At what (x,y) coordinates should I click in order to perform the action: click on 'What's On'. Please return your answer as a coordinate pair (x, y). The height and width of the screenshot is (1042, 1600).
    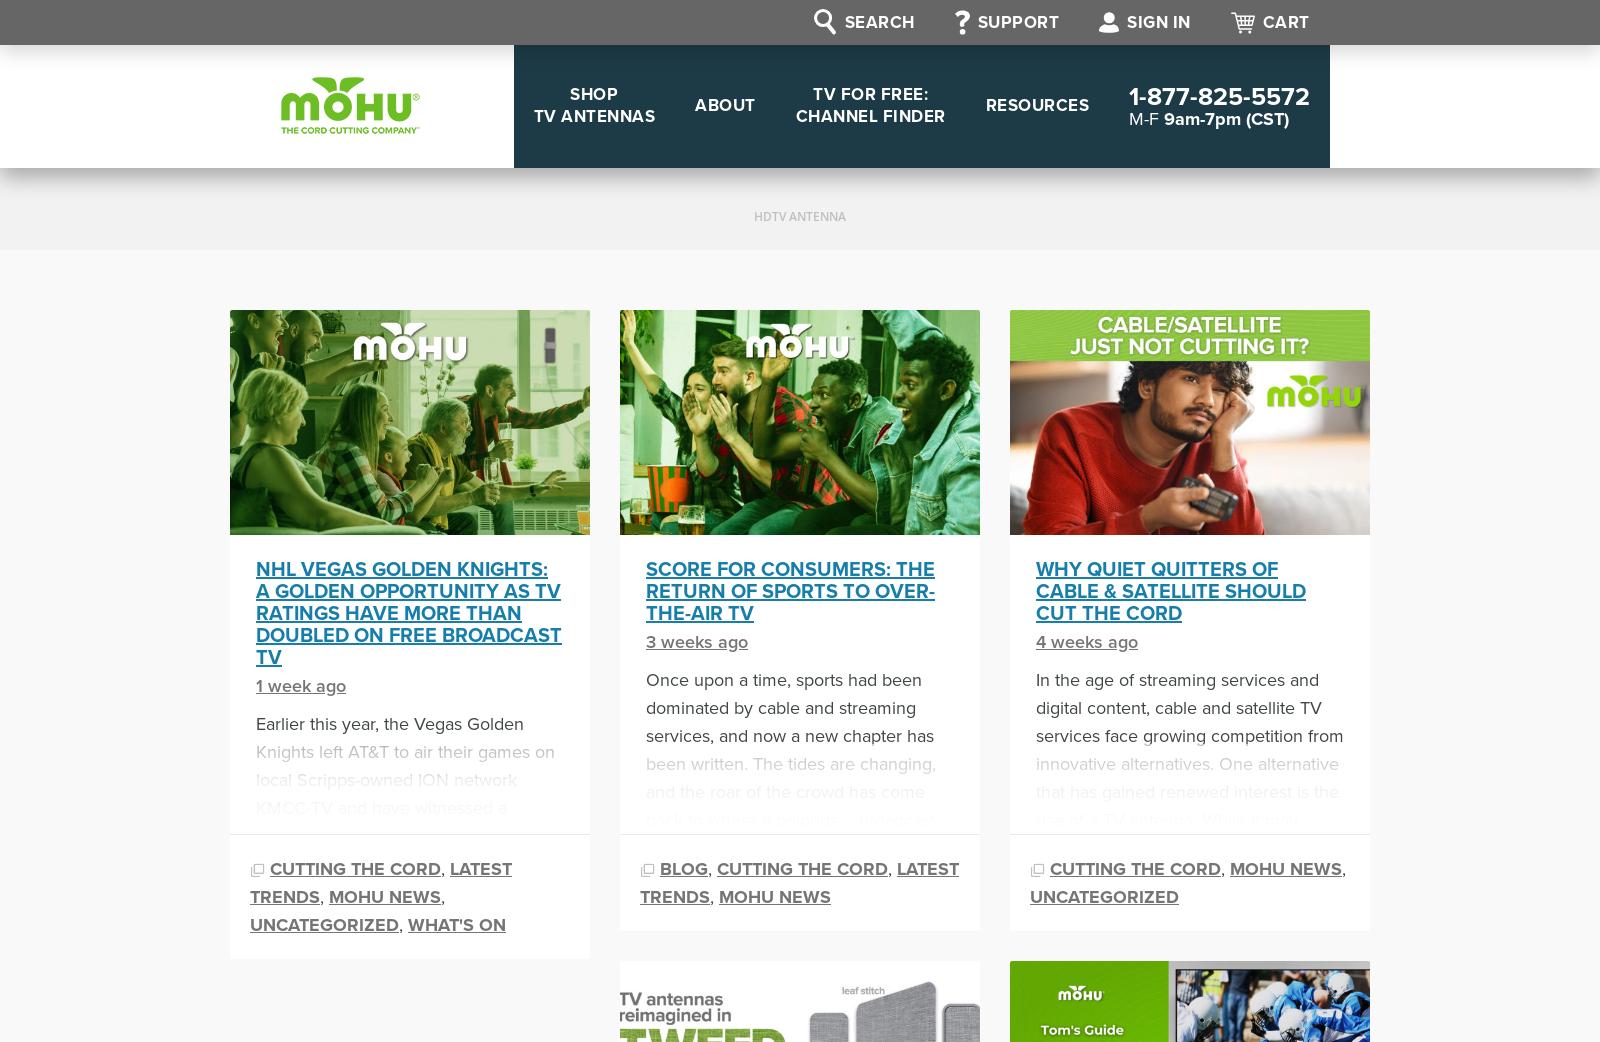
    Looking at the image, I should click on (455, 923).